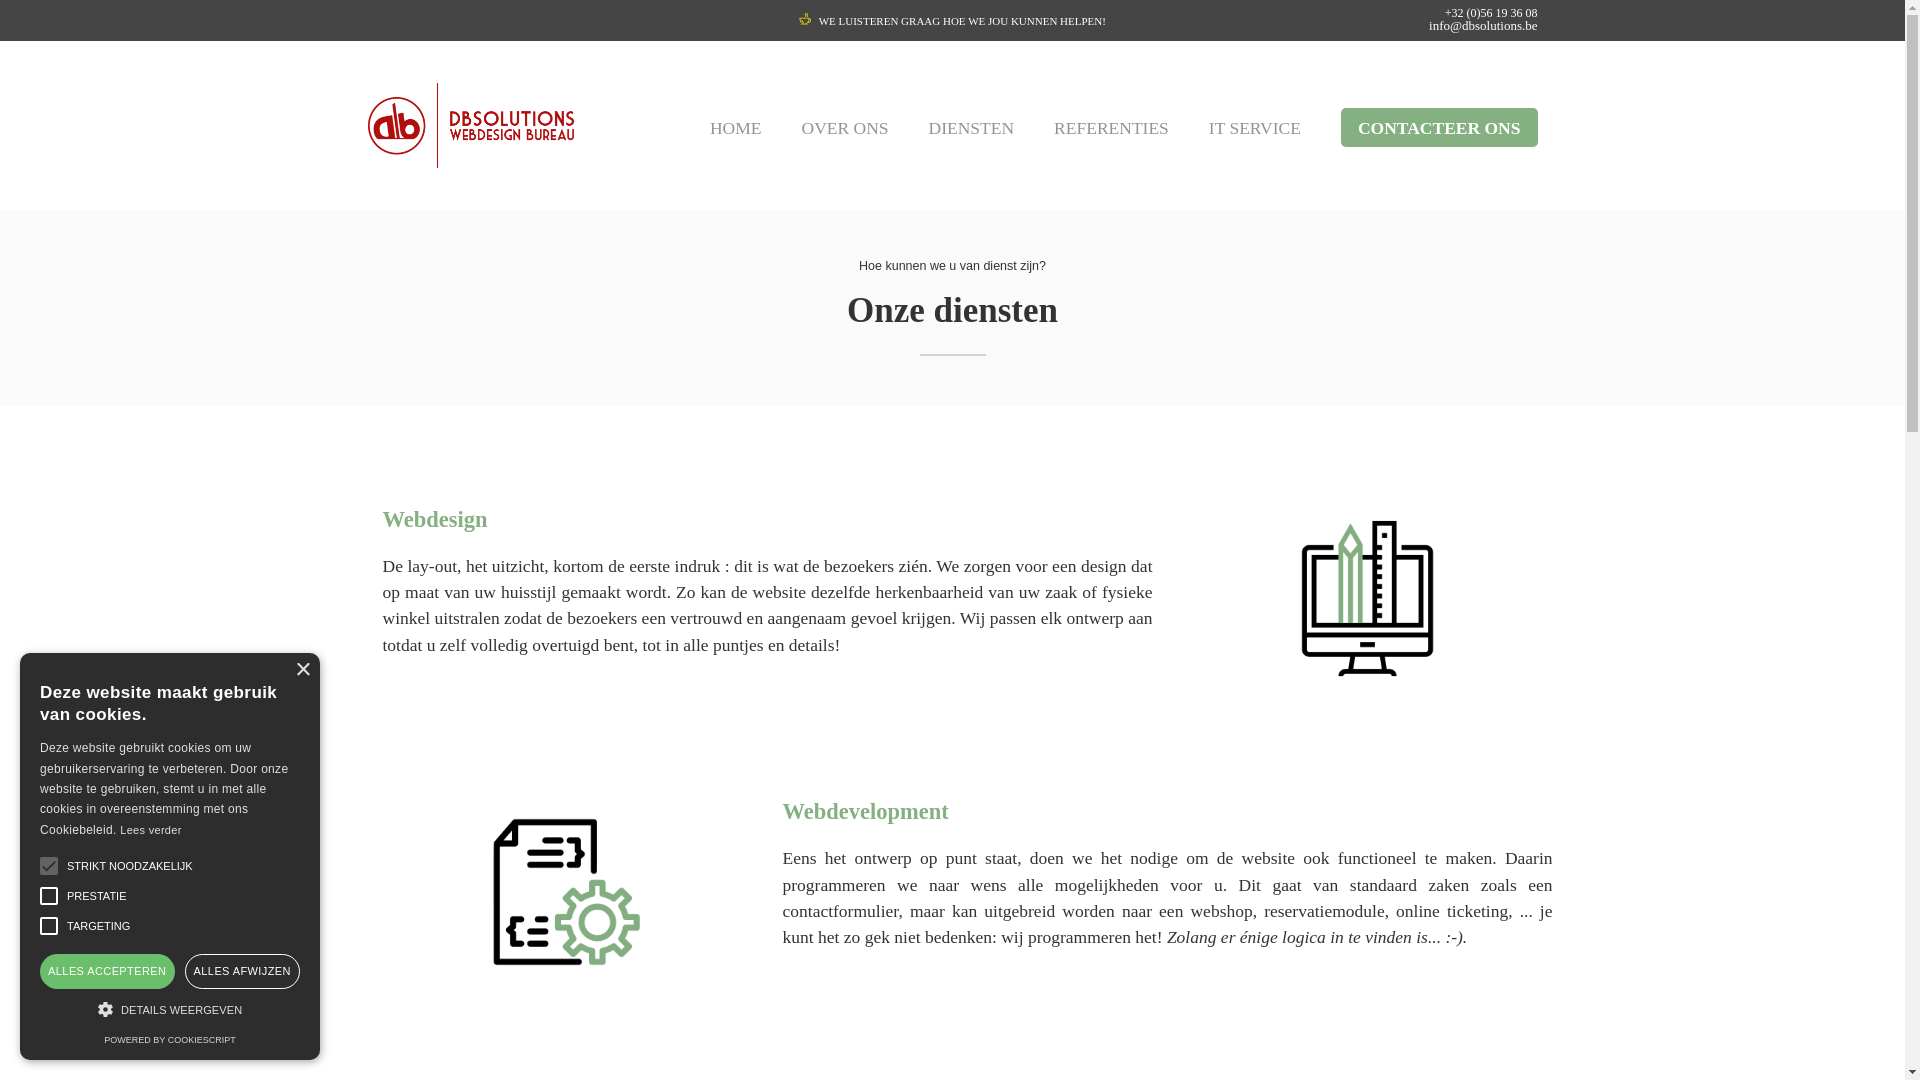  What do you see at coordinates (1253, 127) in the screenshot?
I see `'IT SERVICE'` at bounding box center [1253, 127].